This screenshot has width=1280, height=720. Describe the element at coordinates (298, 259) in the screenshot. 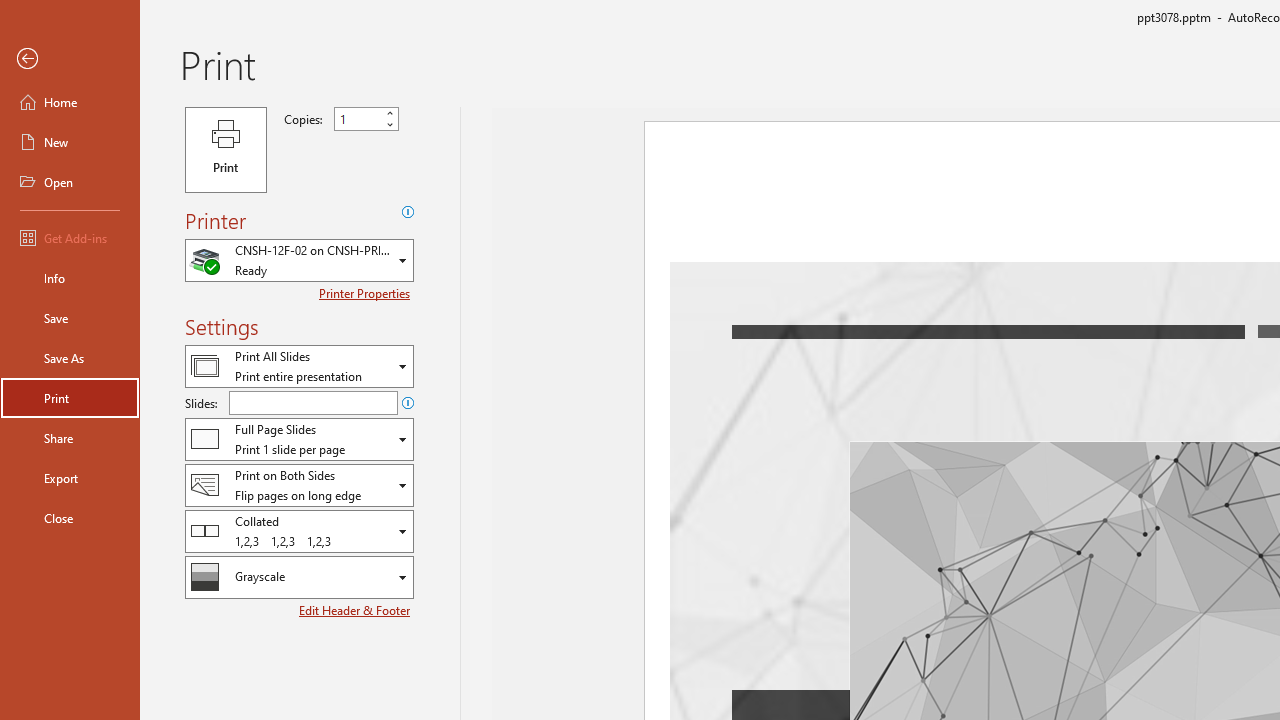

I see `'Which Printer'` at that location.